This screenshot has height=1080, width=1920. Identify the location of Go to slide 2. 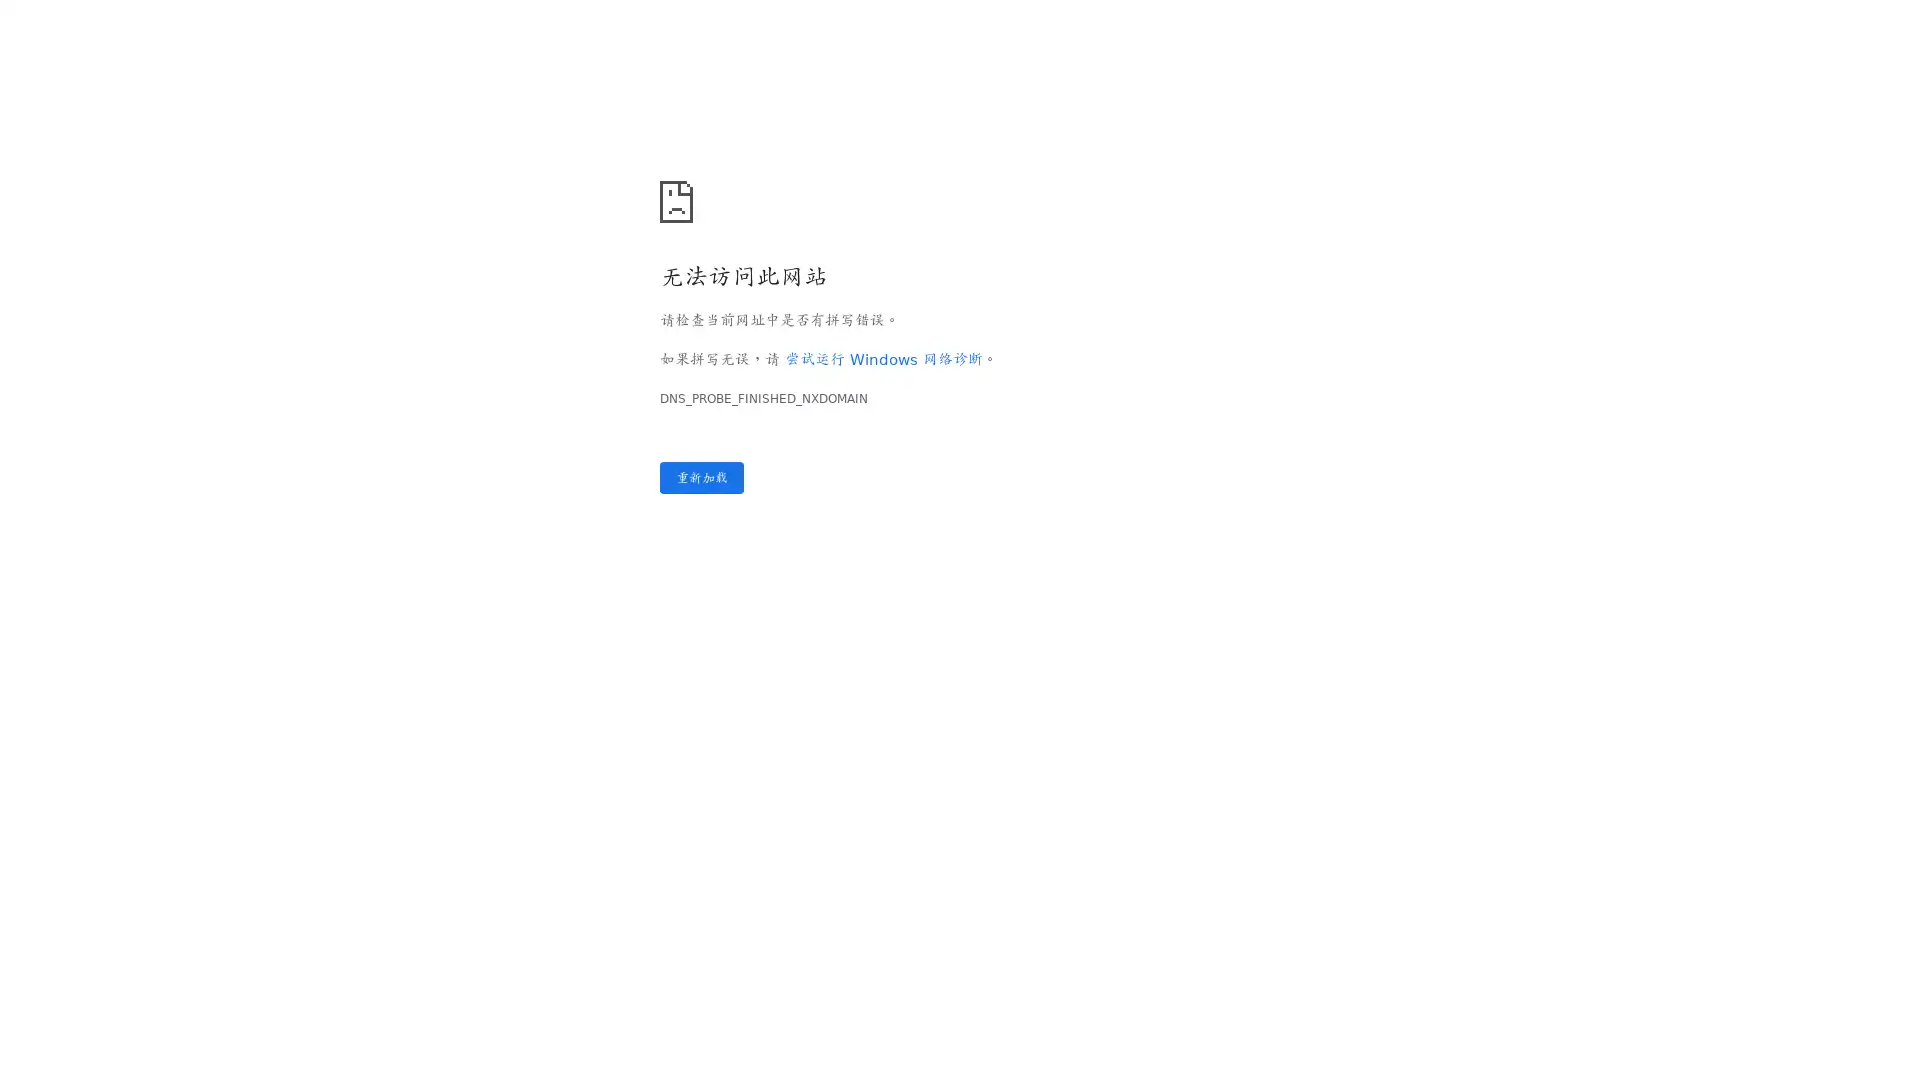
(51, 866).